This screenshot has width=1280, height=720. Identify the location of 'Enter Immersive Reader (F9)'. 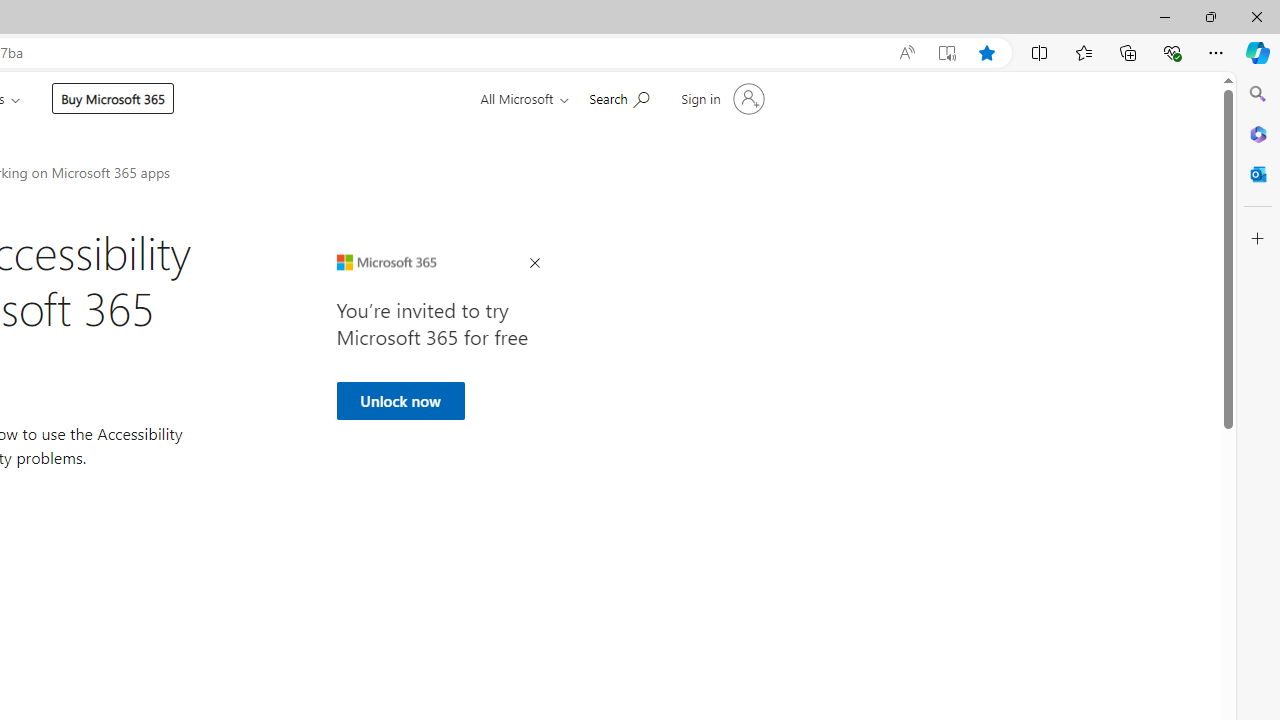
(945, 52).